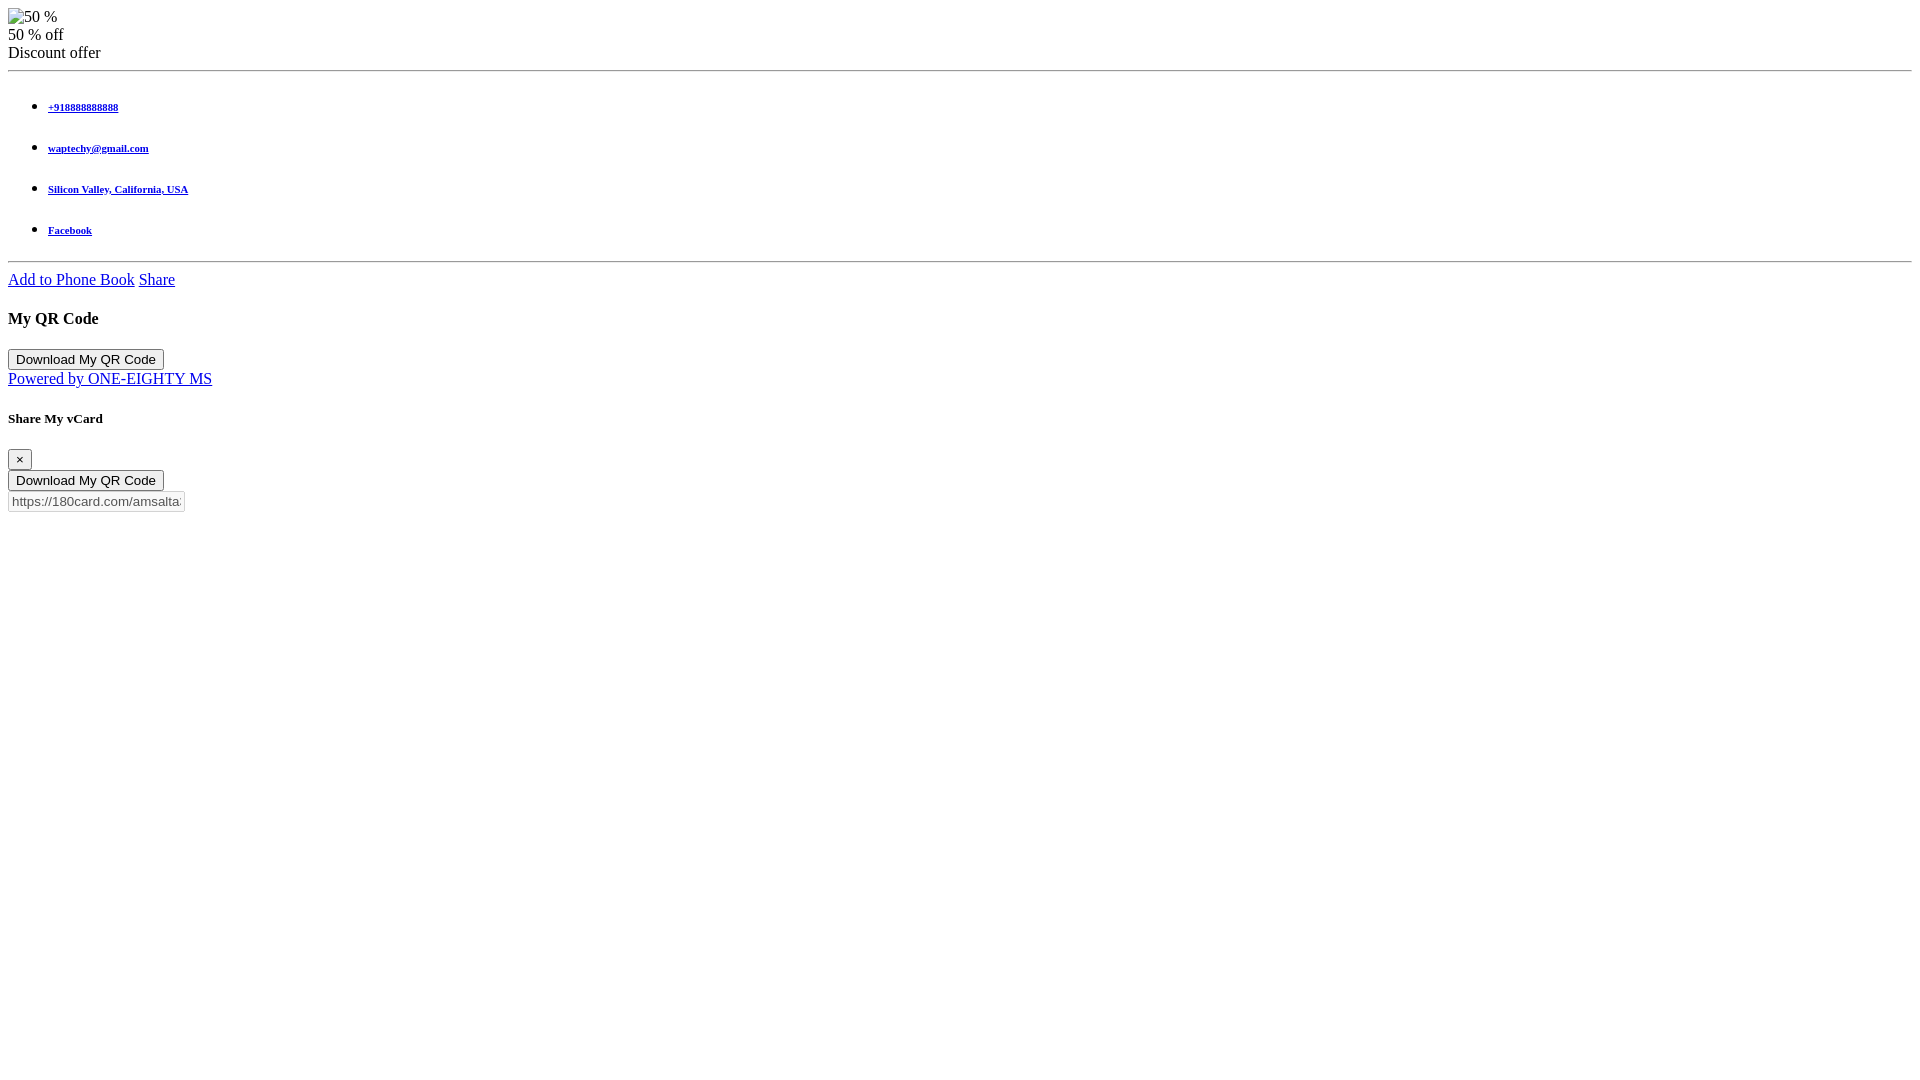 The height and width of the screenshot is (1080, 1920). What do you see at coordinates (48, 189) in the screenshot?
I see `'Silicon Valley, California, USA'` at bounding box center [48, 189].